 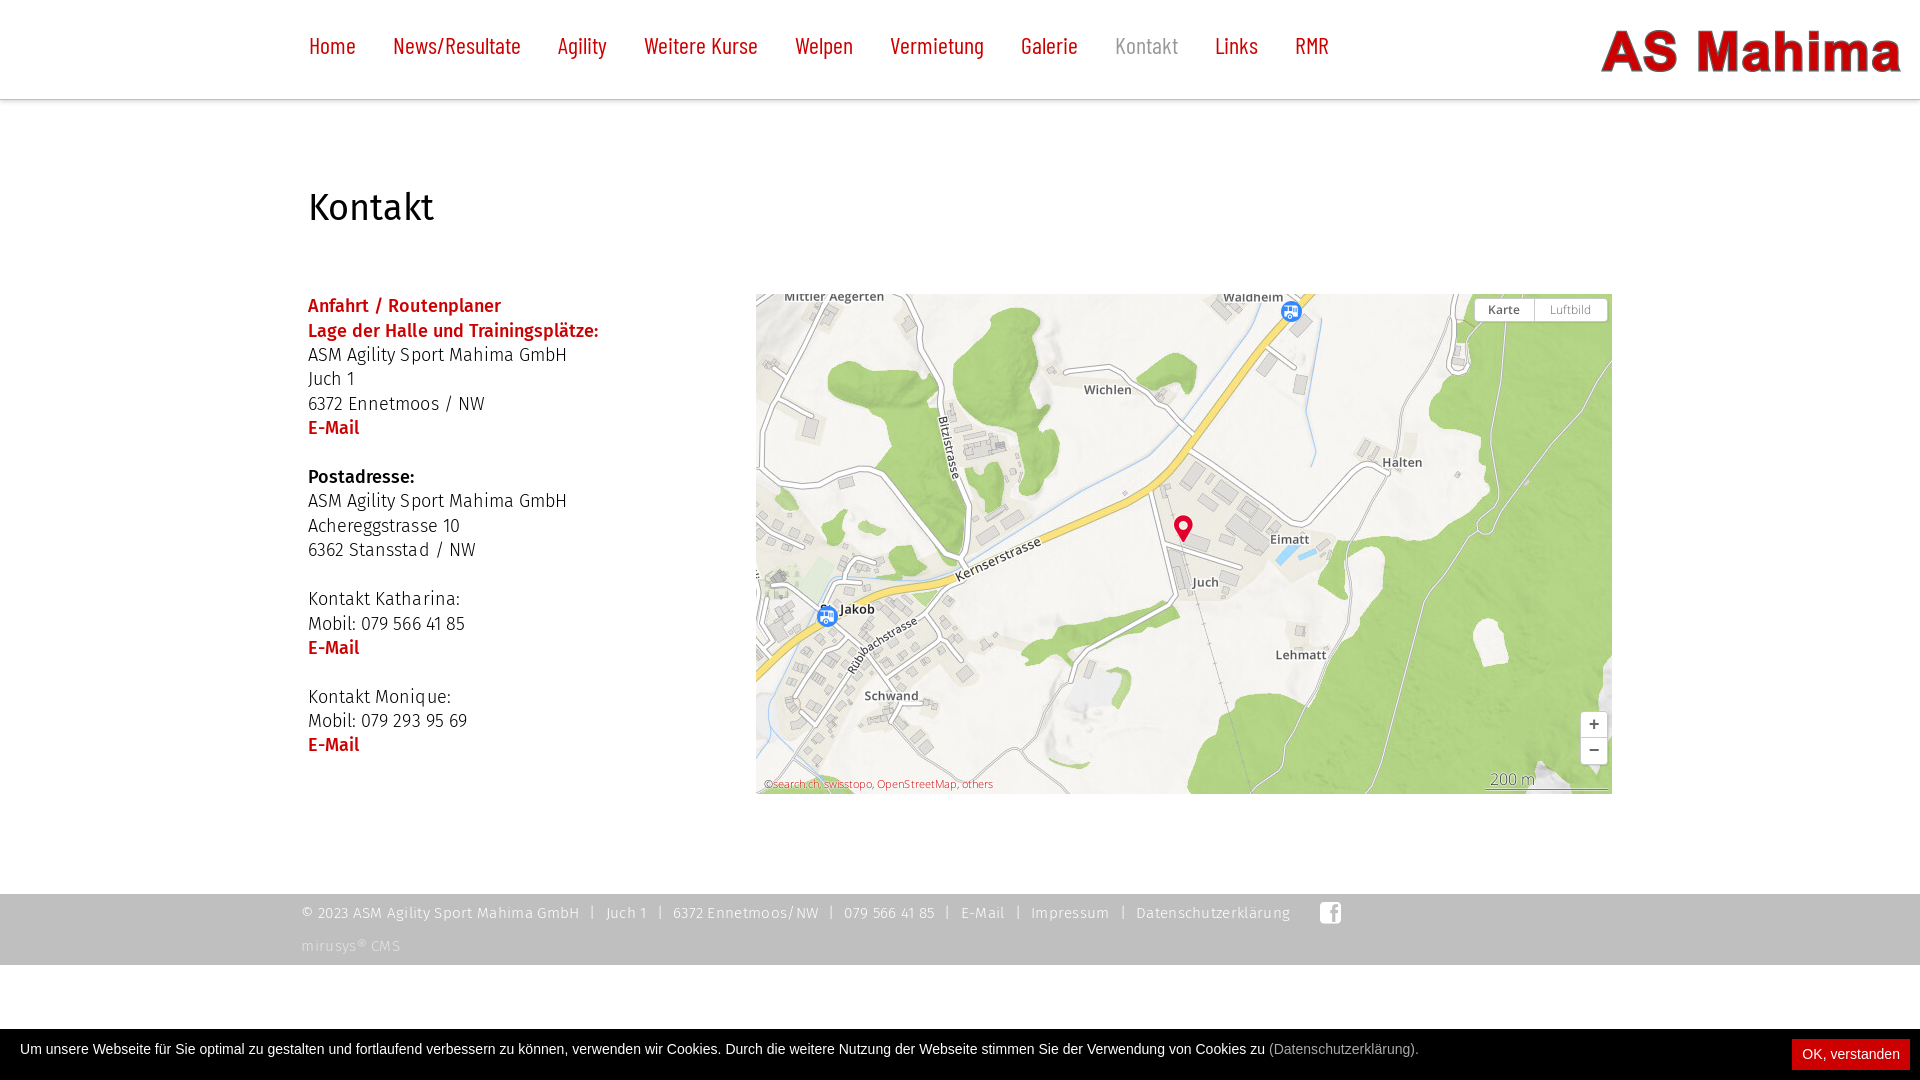 What do you see at coordinates (1048, 49) in the screenshot?
I see `'Galerie'` at bounding box center [1048, 49].